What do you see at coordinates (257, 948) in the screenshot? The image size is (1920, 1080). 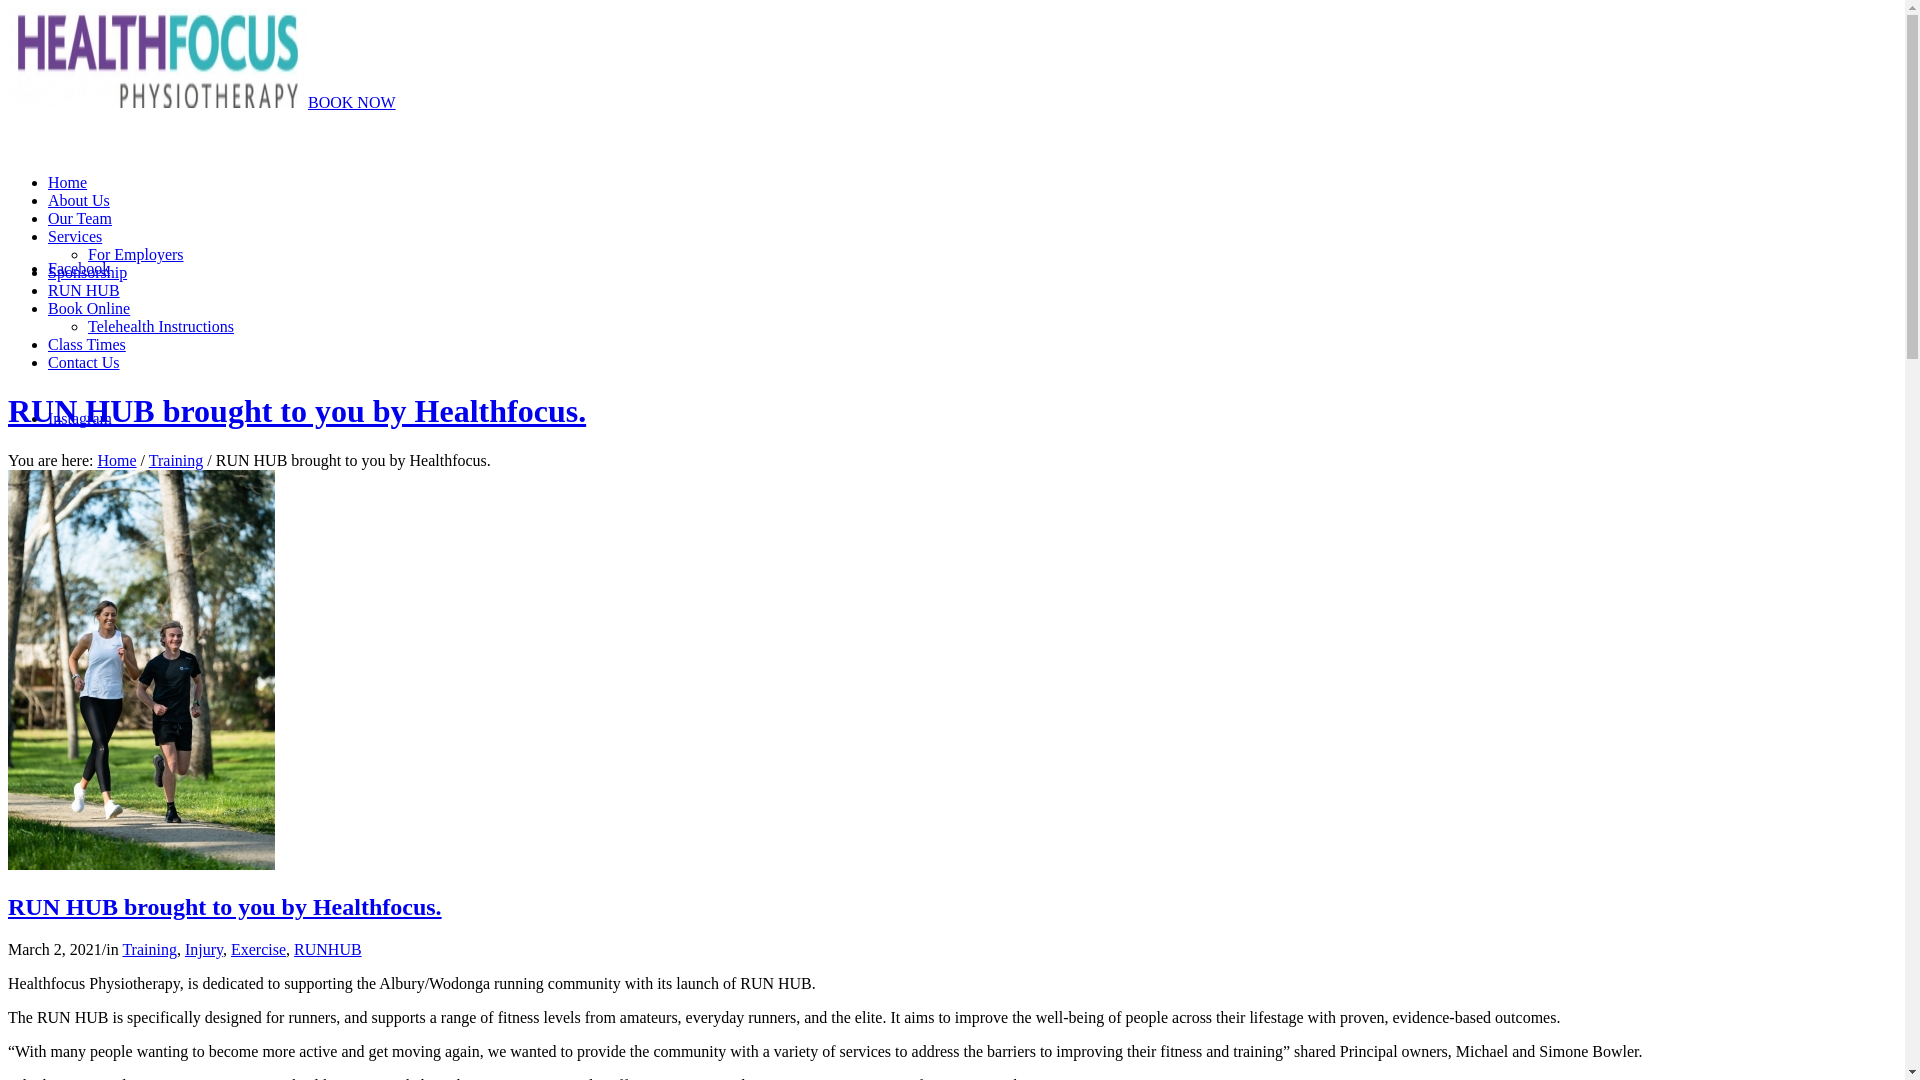 I see `'Exercise'` at bounding box center [257, 948].